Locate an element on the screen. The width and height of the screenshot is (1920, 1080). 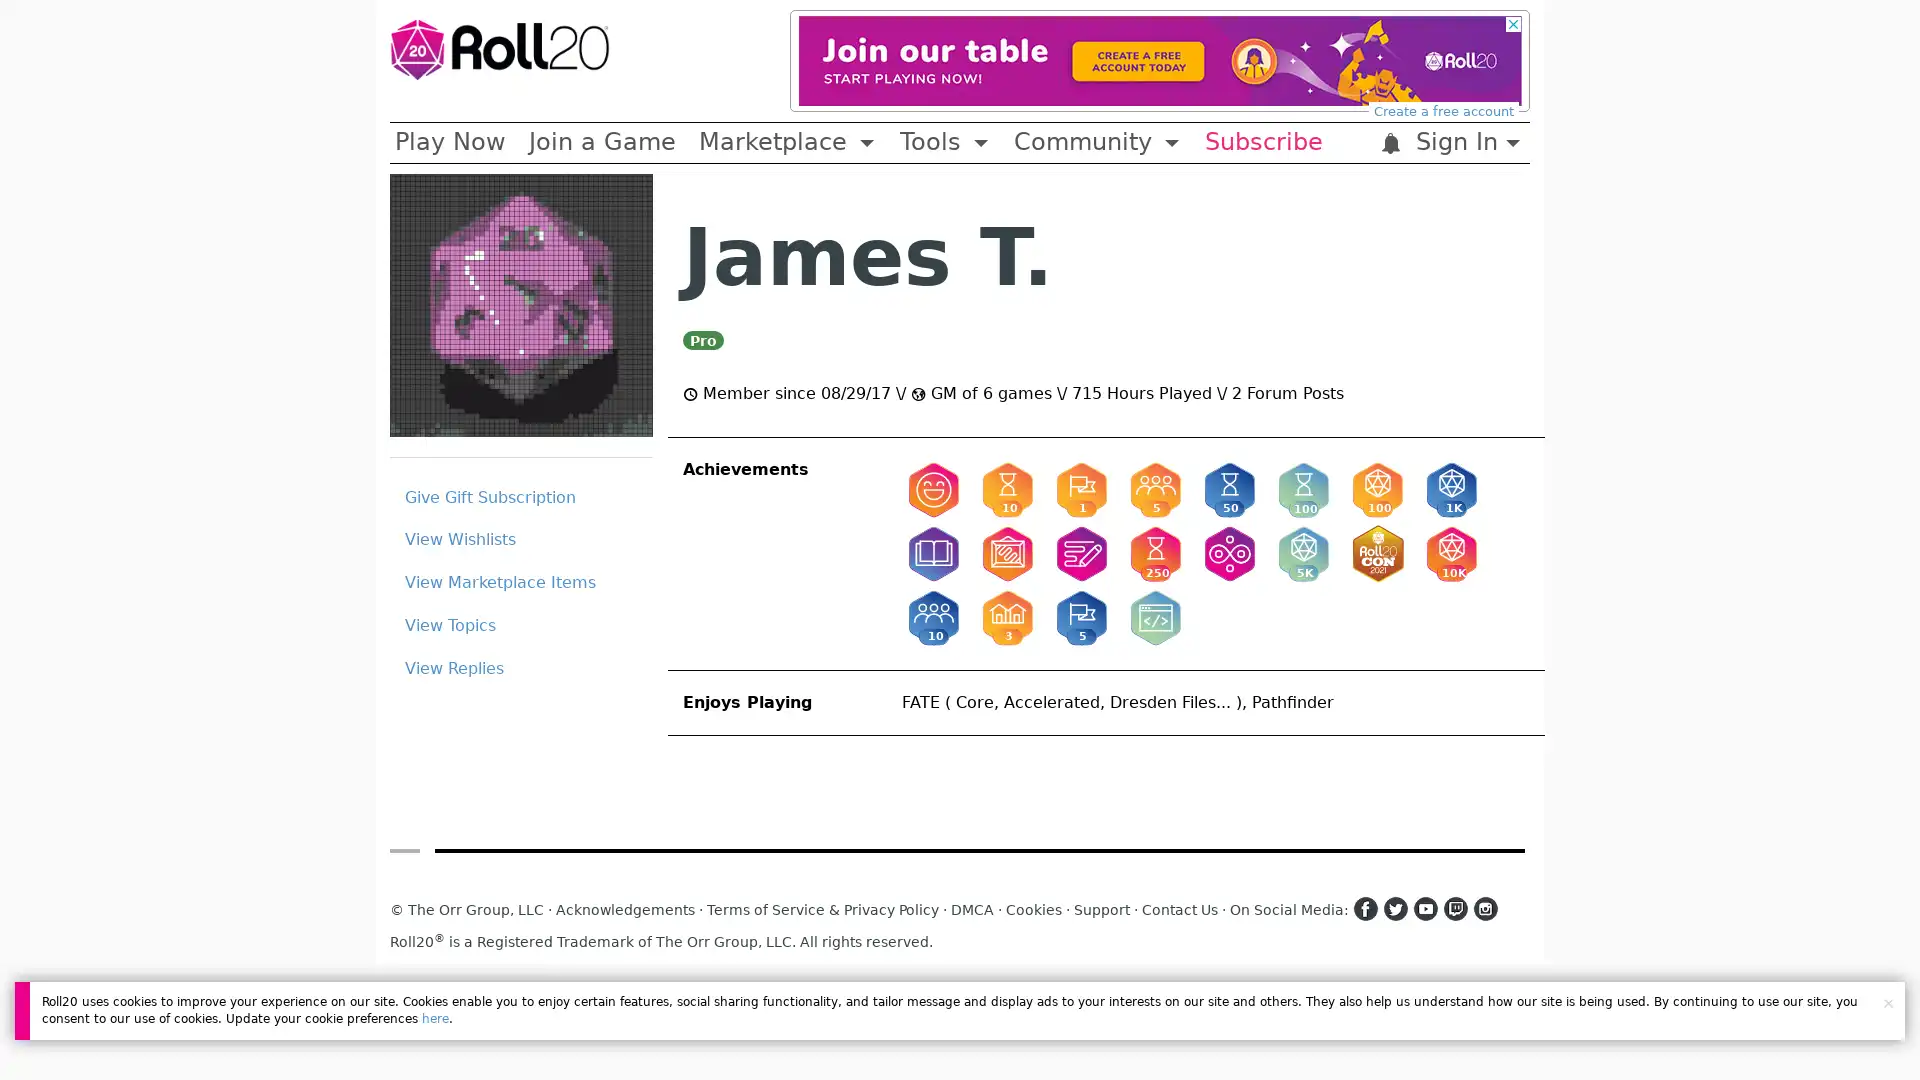
Toggle Dropdown is located at coordinates (1171, 141).